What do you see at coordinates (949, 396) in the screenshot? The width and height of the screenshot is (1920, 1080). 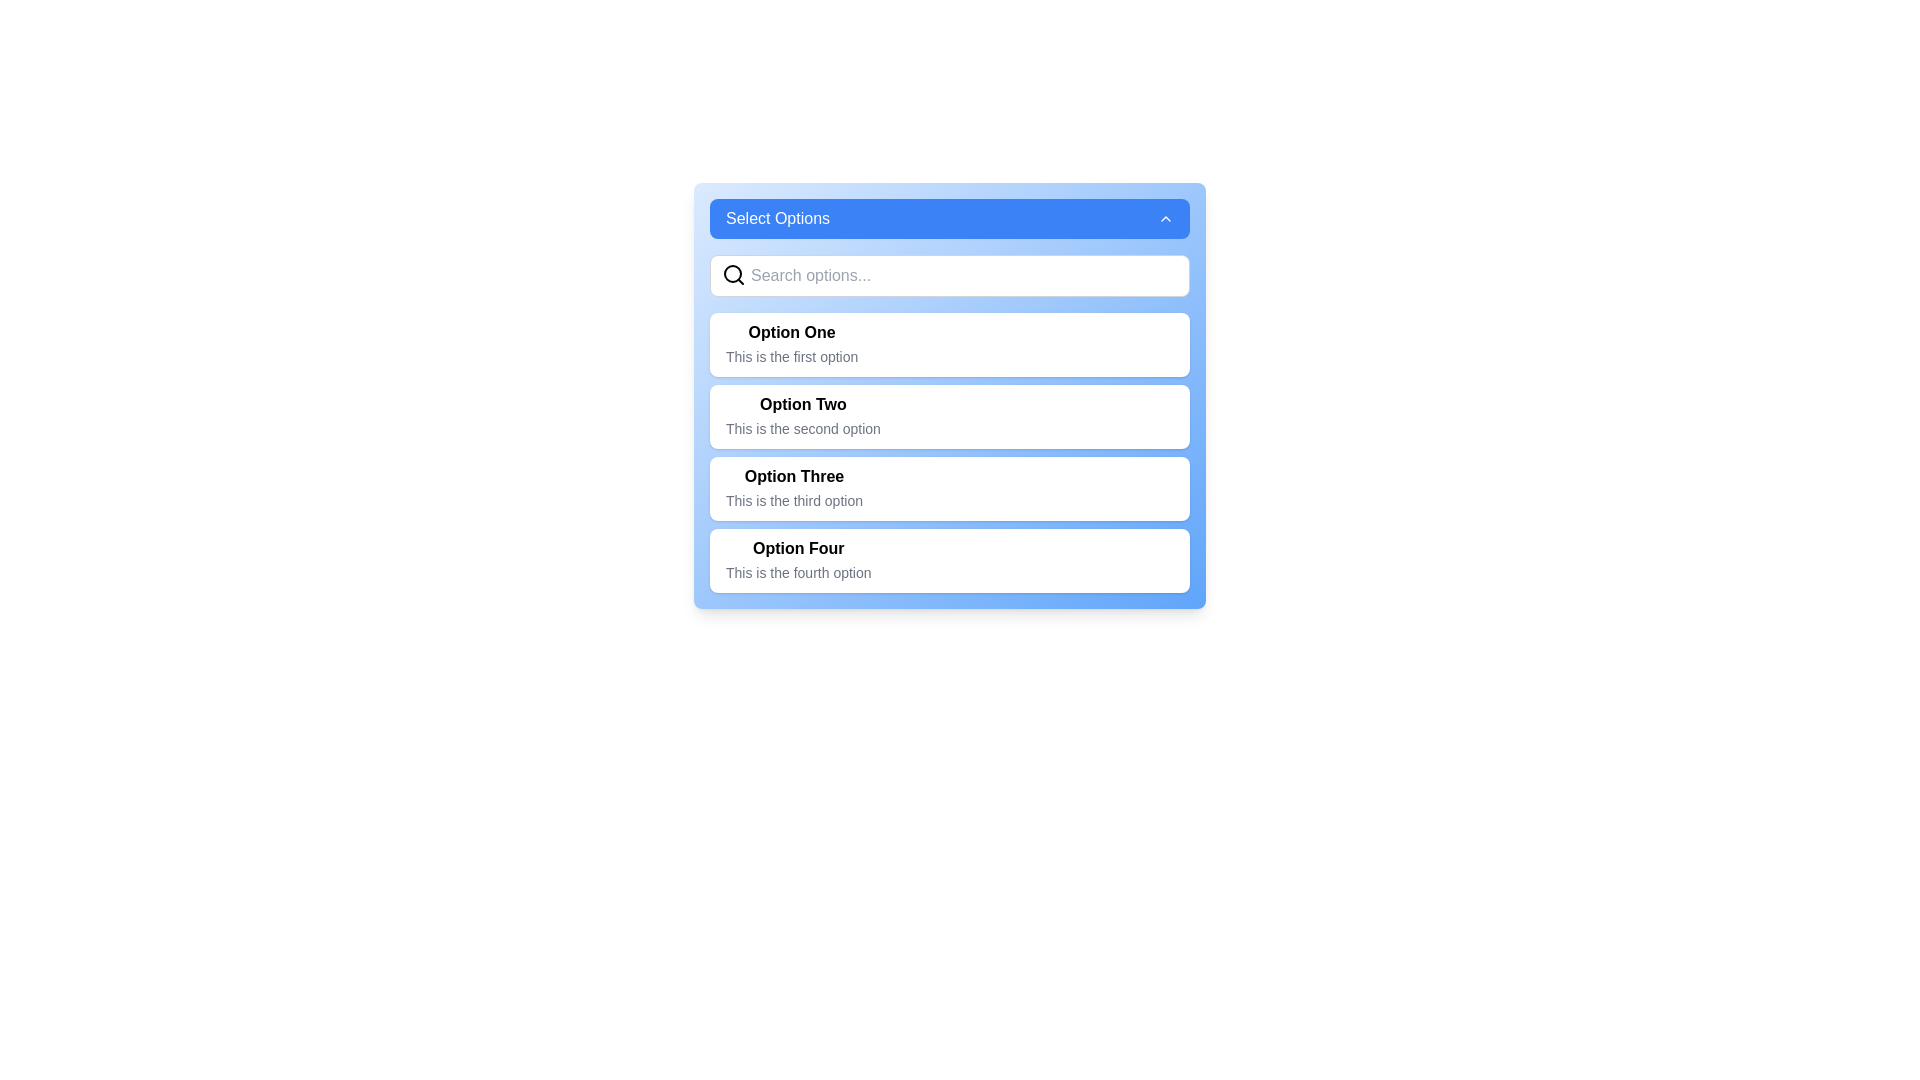 I see `the selectable list item labeled 'Option Two'` at bounding box center [949, 396].